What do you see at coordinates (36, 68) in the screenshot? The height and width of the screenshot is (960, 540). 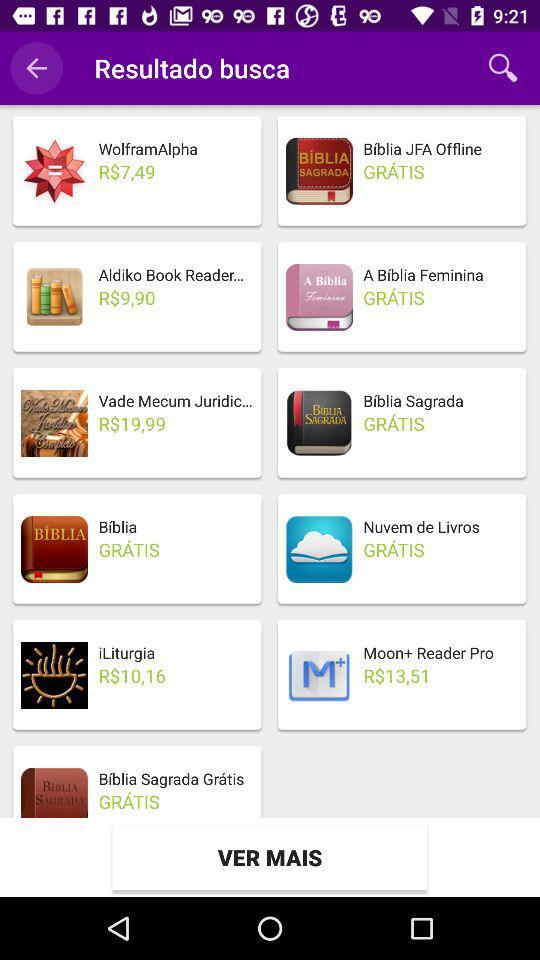 I see `icon to the left of the resultado busca item` at bounding box center [36, 68].